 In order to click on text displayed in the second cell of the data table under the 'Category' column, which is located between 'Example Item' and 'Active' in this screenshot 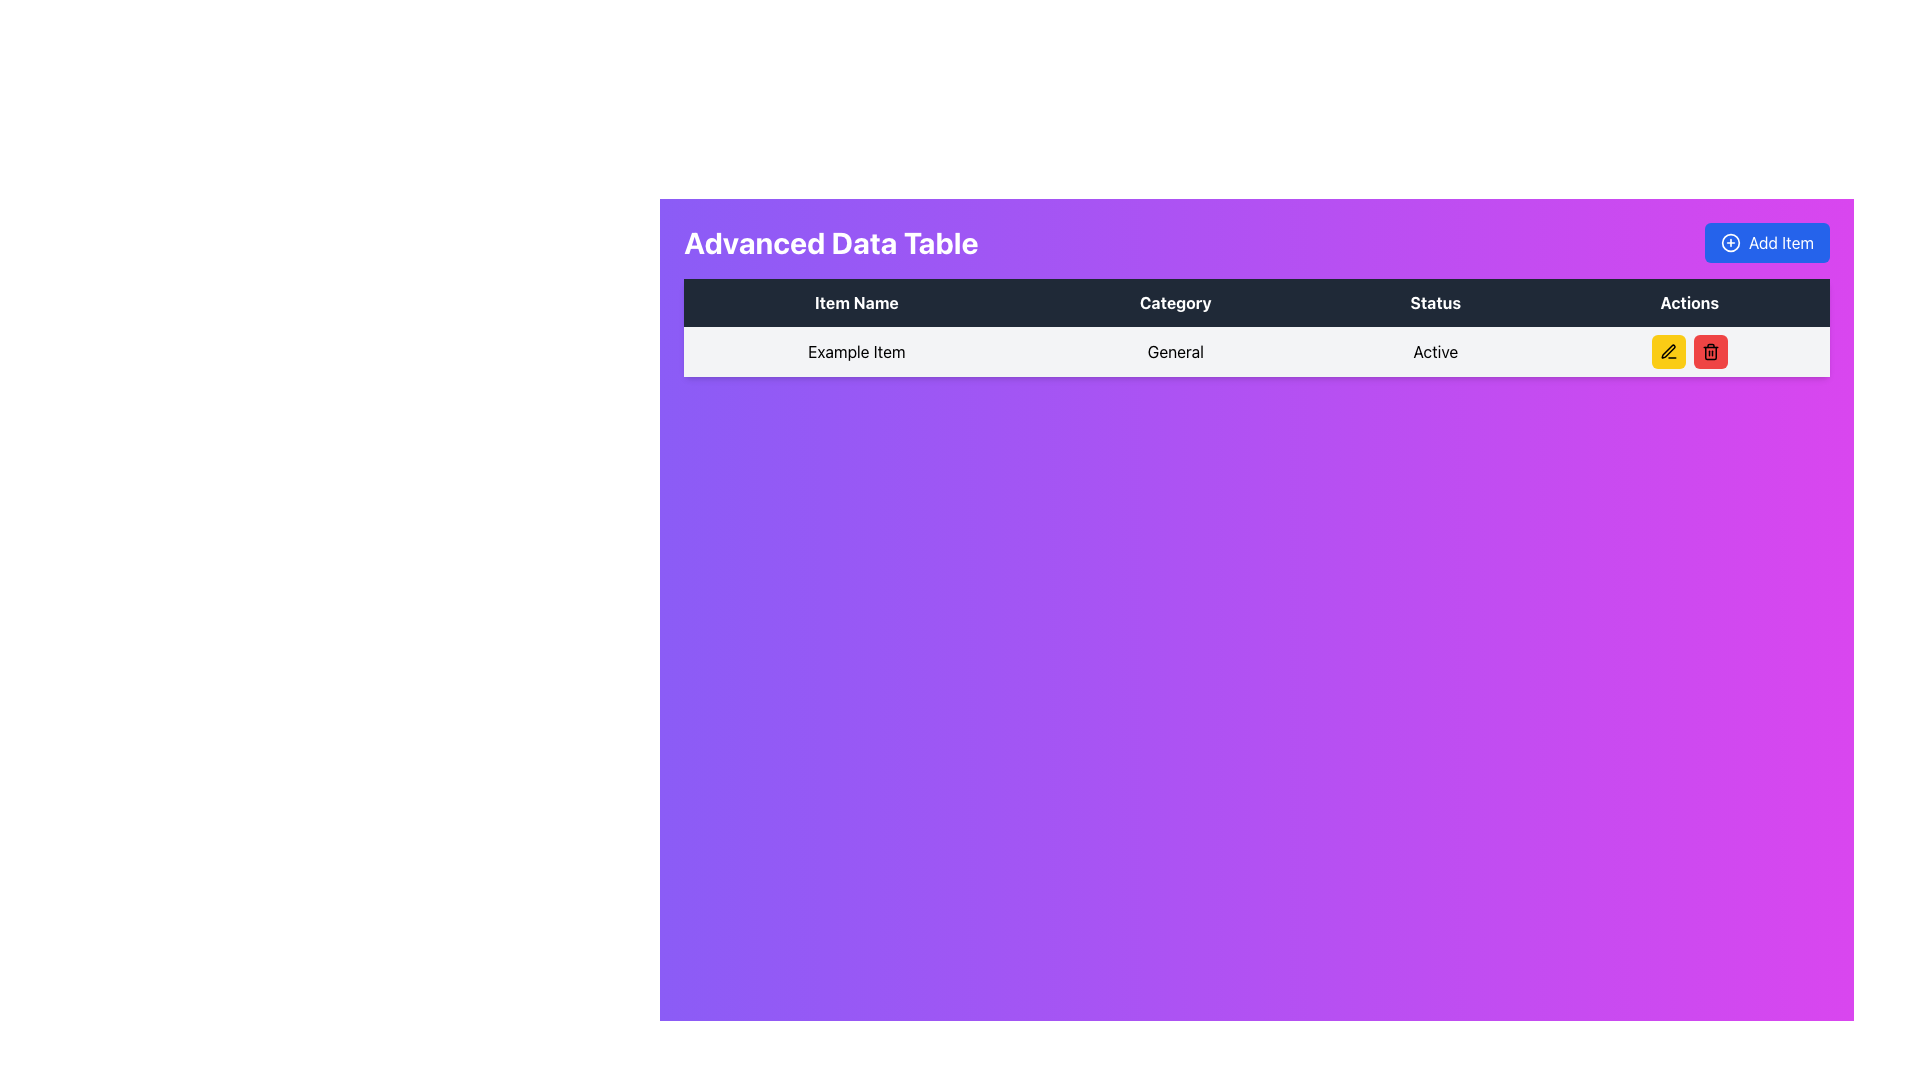, I will do `click(1175, 350)`.